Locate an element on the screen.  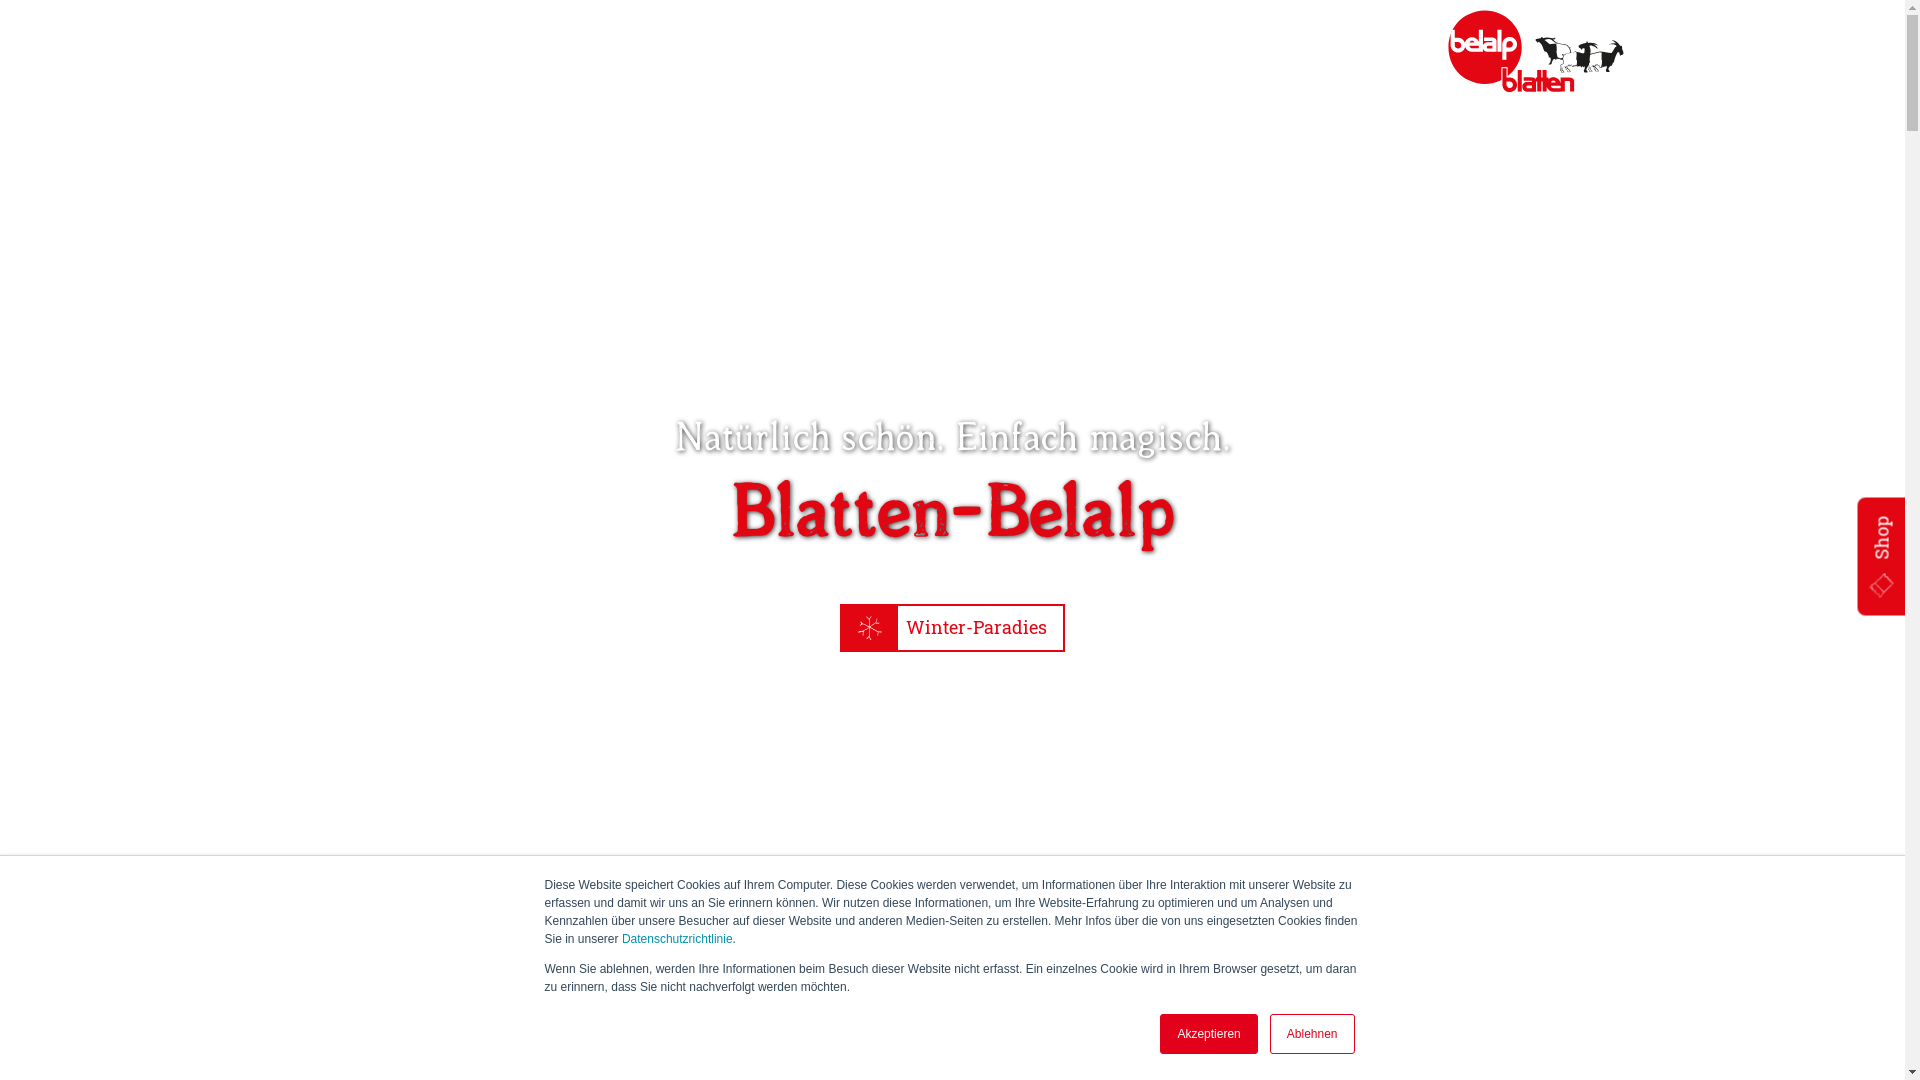
'Akzeptieren' is located at coordinates (1207, 1033).